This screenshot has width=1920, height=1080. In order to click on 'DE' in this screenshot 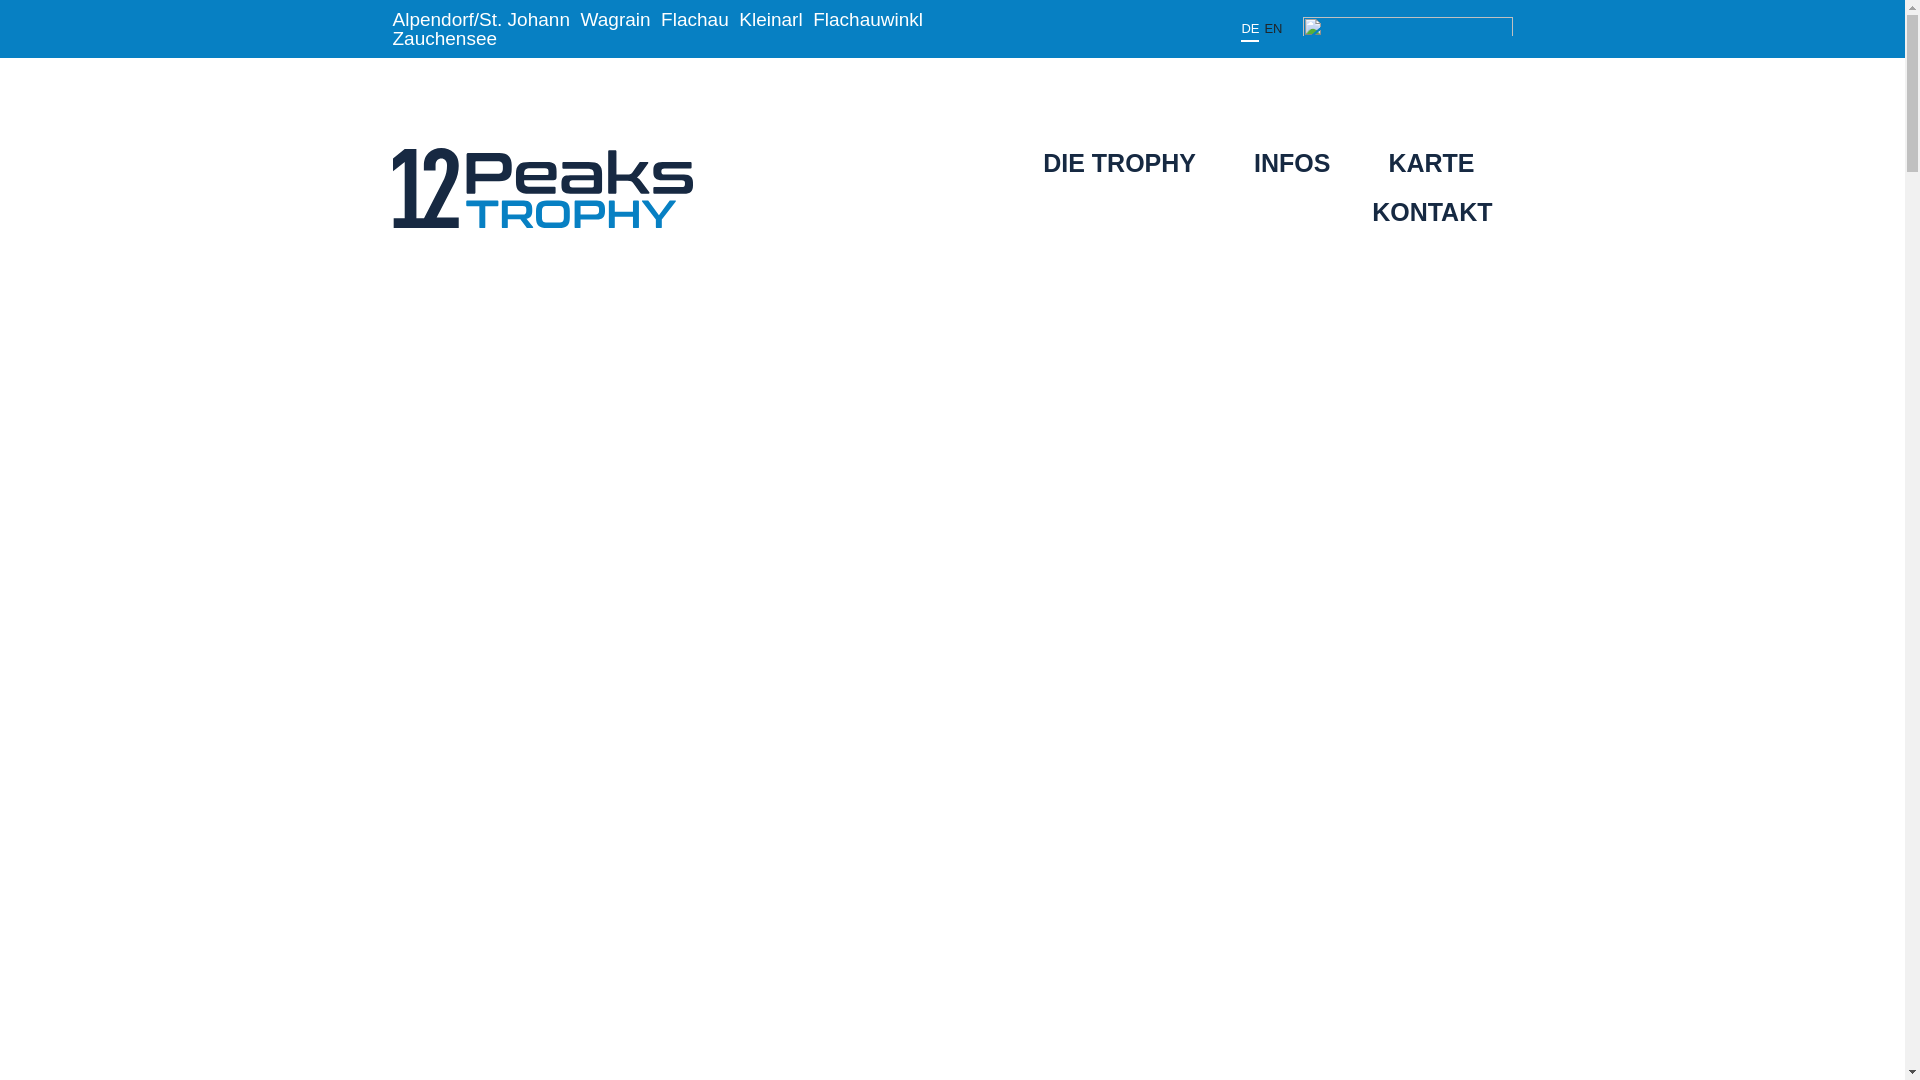, I will do `click(1248, 28)`.